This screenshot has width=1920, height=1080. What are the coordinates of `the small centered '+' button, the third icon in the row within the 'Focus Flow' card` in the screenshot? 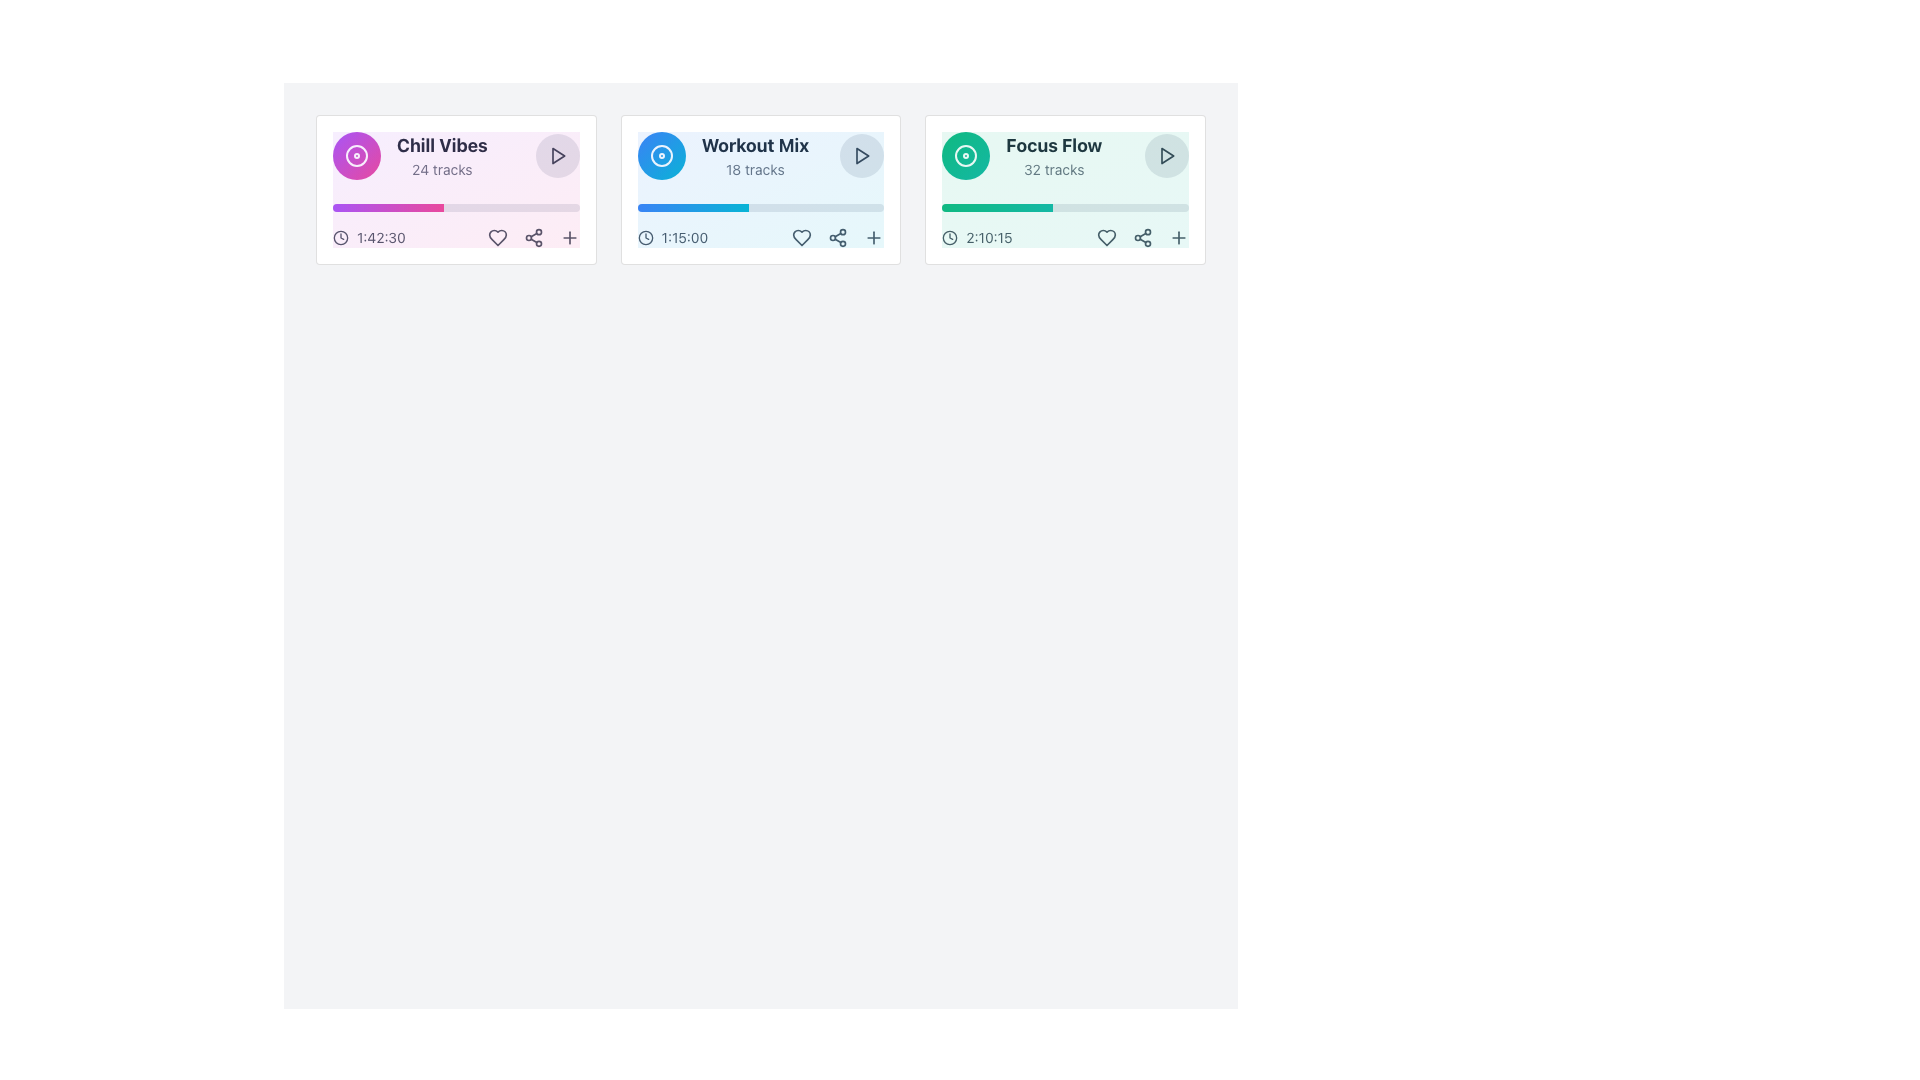 It's located at (1177, 237).